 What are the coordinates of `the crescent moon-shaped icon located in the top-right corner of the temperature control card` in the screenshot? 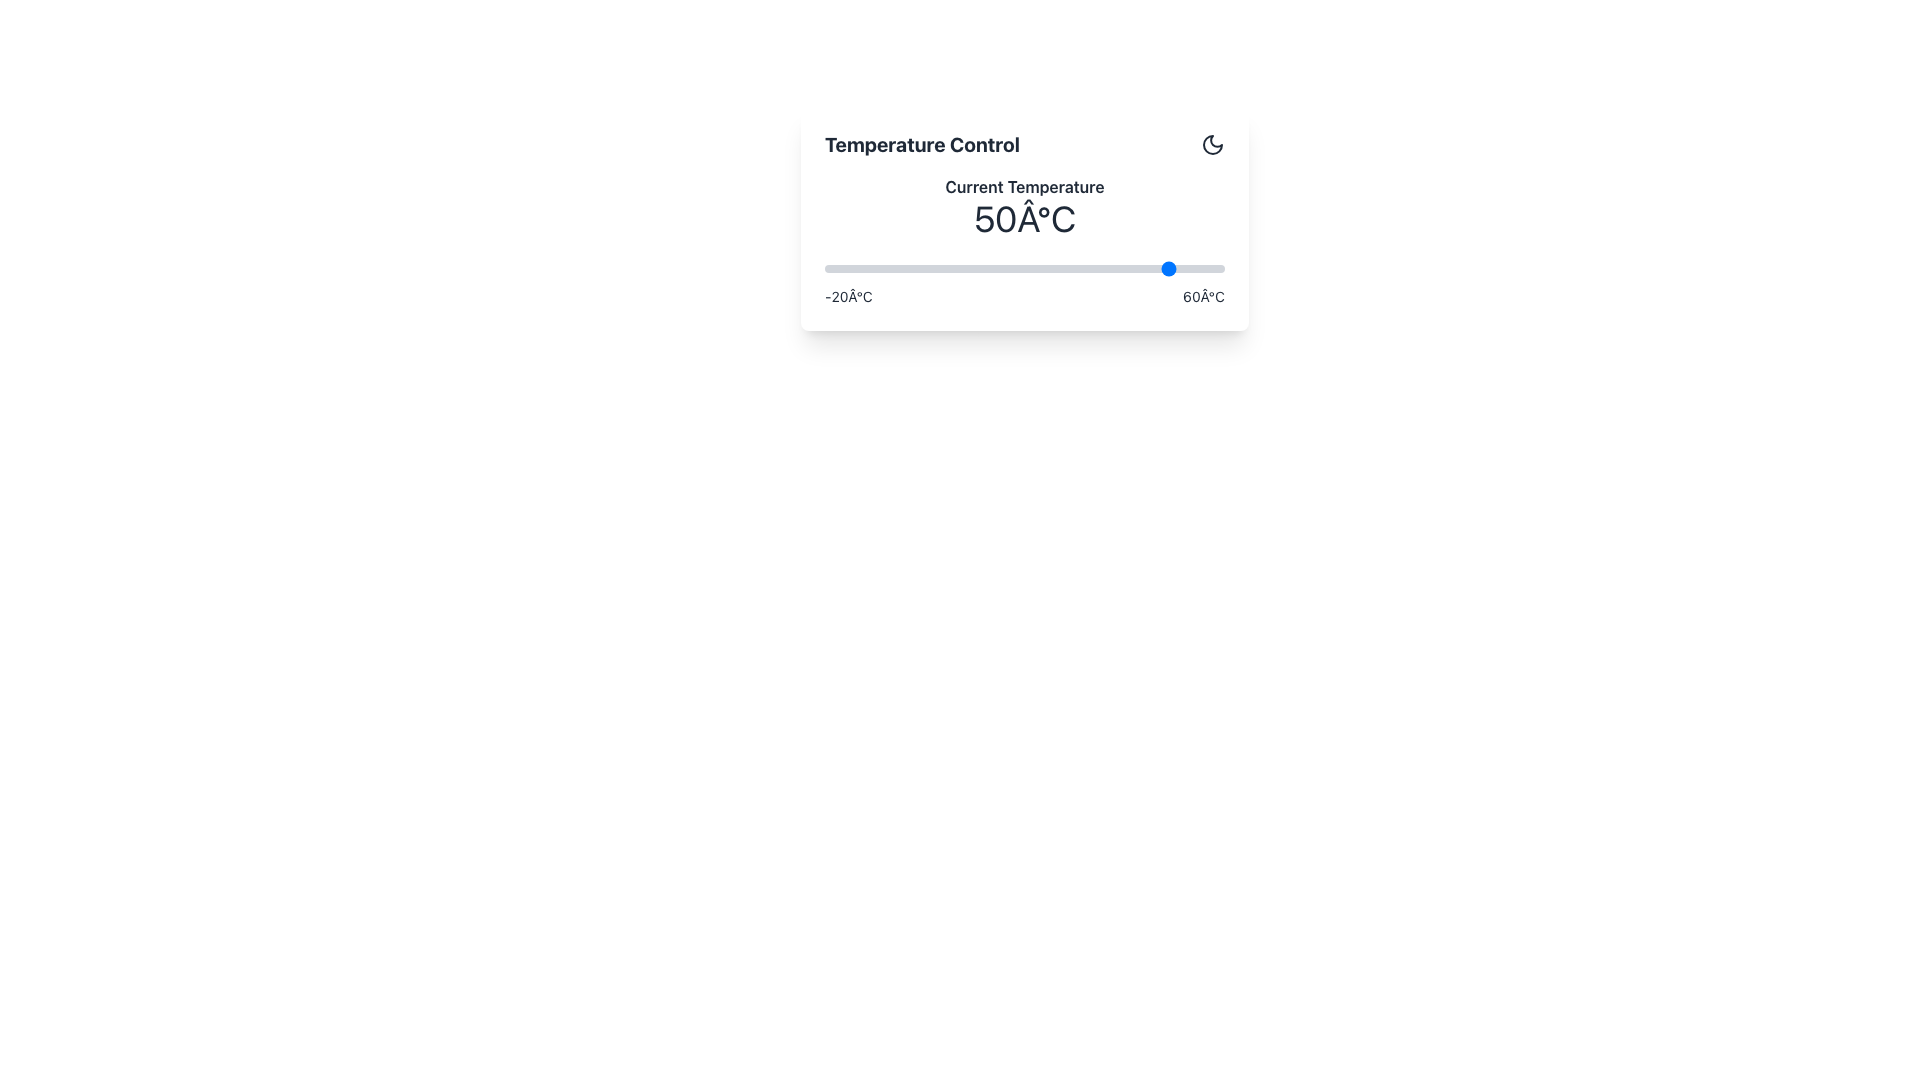 It's located at (1212, 144).